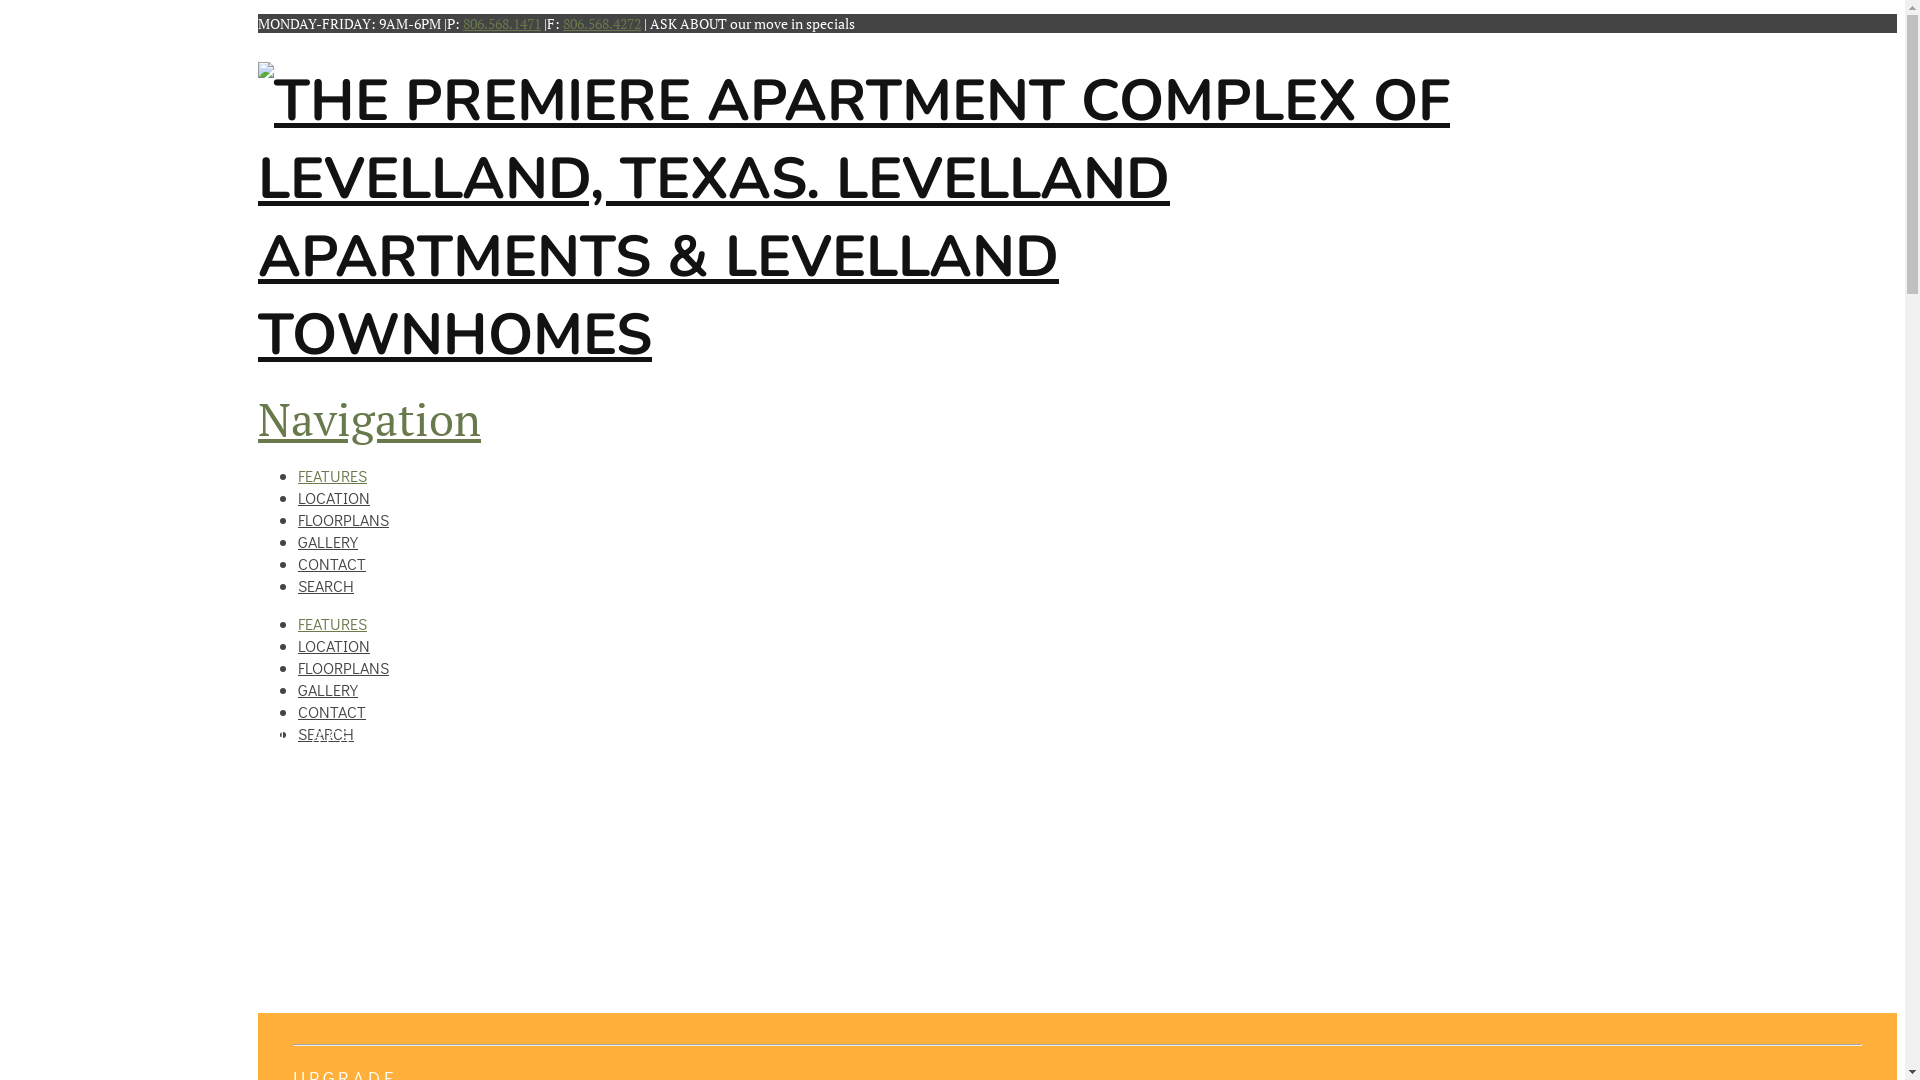 The width and height of the screenshot is (1920, 1080). Describe the element at coordinates (331, 557) in the screenshot. I see `'CONTACT'` at that location.